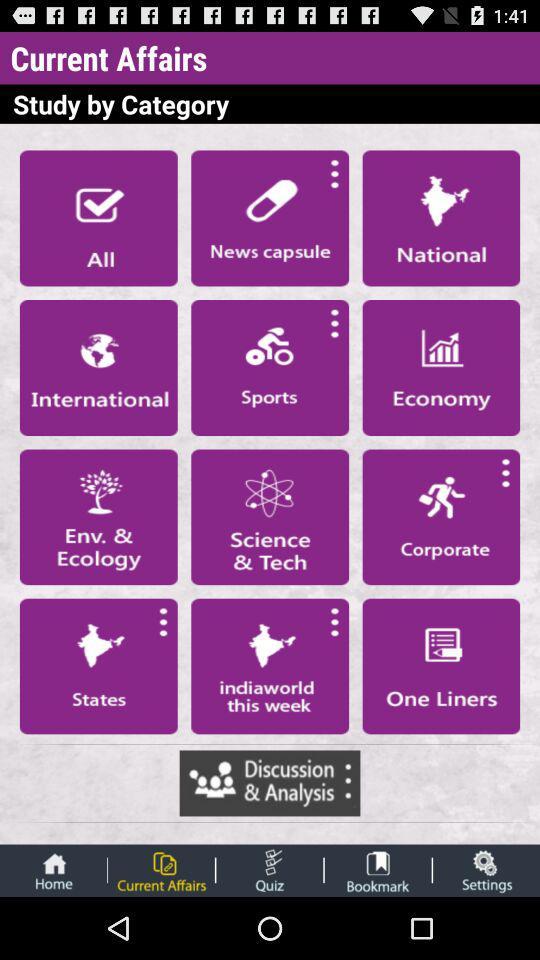 The image size is (540, 960). Describe the element at coordinates (378, 869) in the screenshot. I see `display bookmark` at that location.